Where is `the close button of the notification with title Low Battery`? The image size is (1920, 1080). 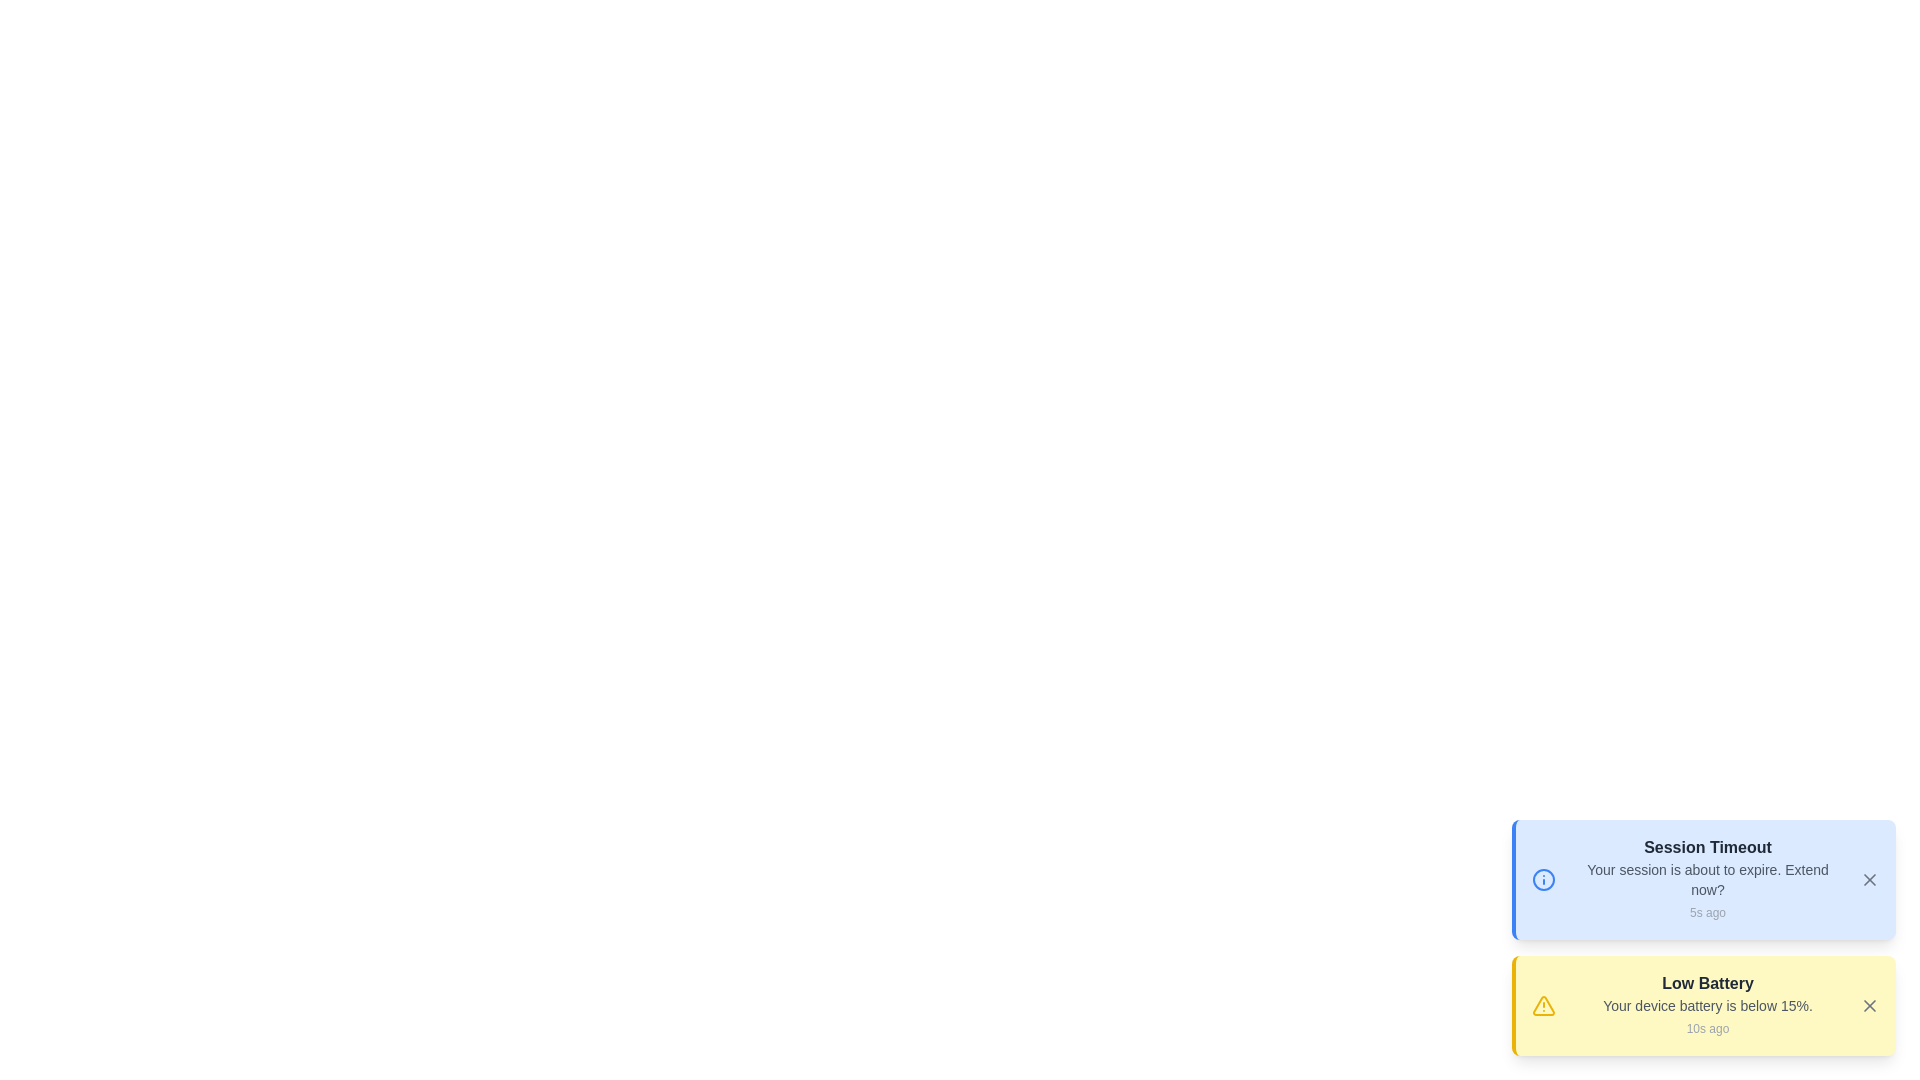
the close button of the notification with title Low Battery is located at coordinates (1869, 1006).